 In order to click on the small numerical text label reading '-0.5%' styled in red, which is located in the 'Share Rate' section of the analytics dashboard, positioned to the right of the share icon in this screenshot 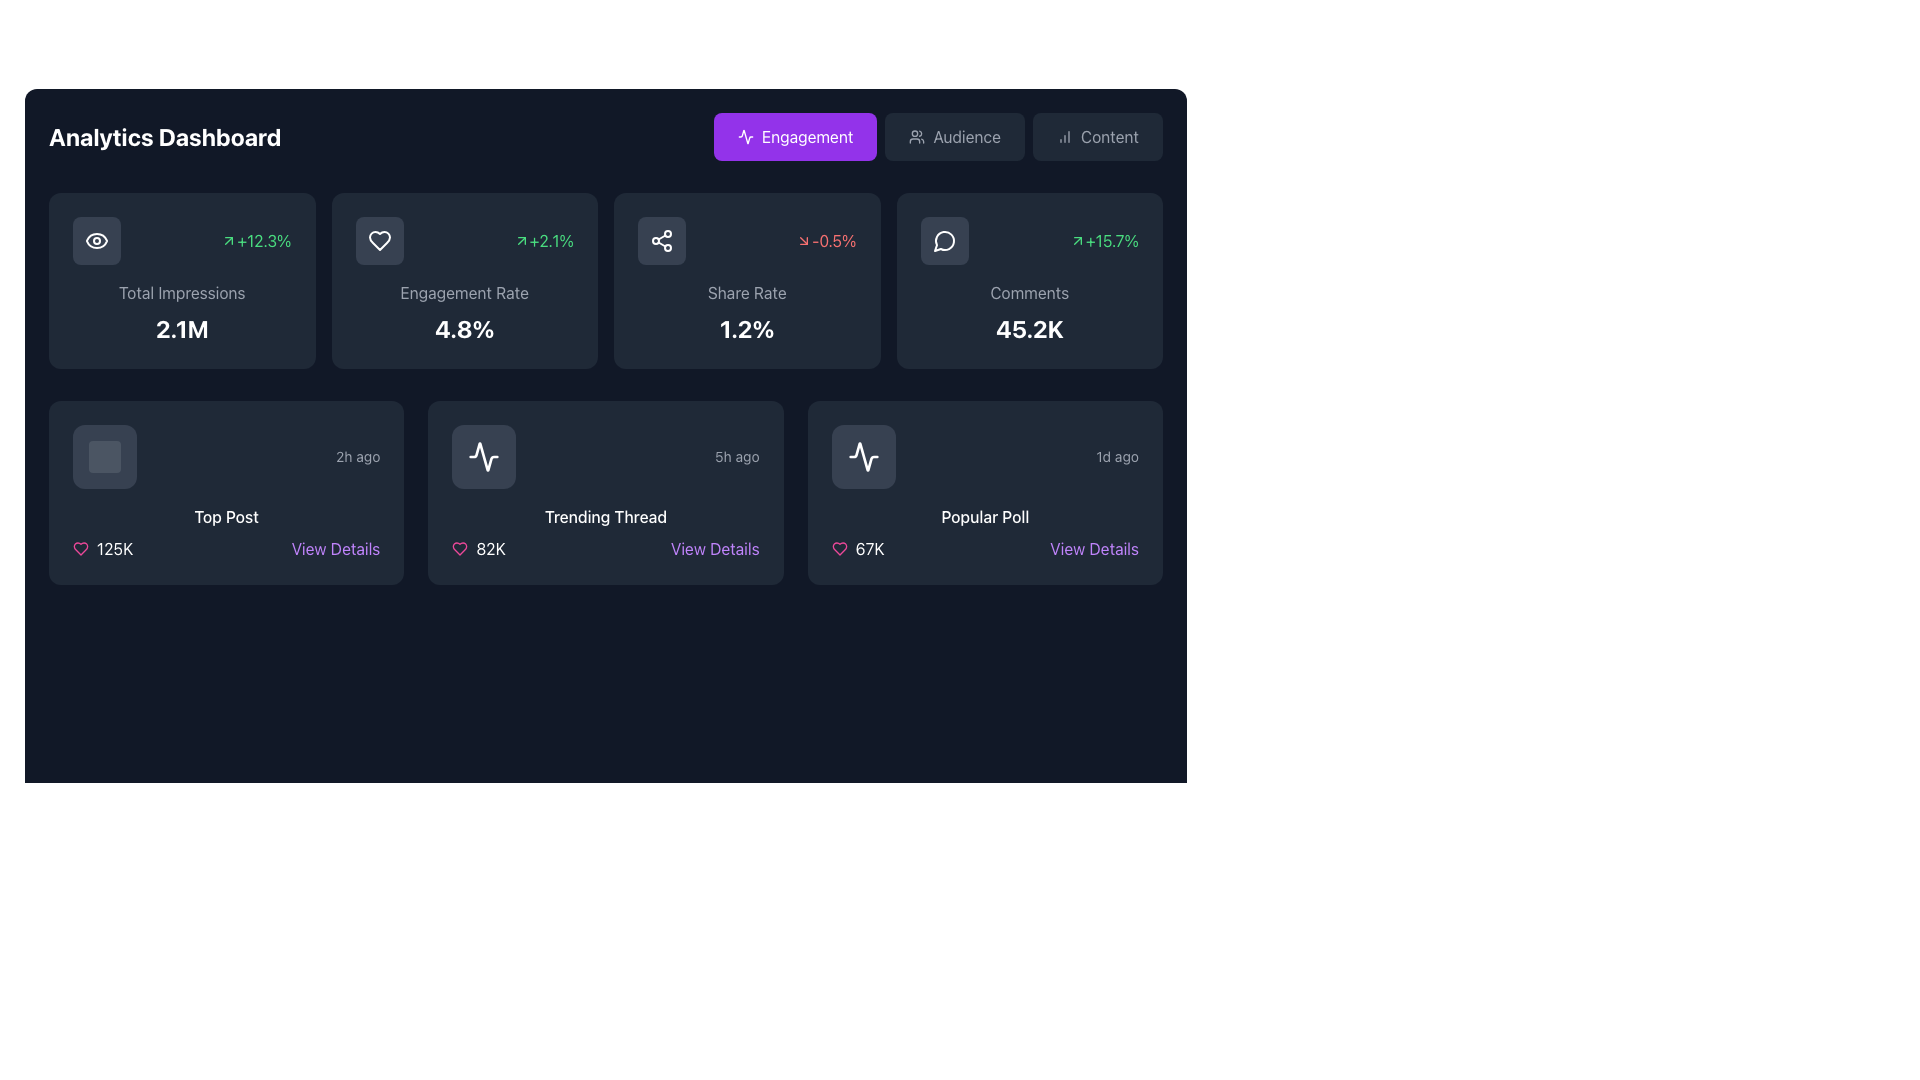, I will do `click(746, 239)`.